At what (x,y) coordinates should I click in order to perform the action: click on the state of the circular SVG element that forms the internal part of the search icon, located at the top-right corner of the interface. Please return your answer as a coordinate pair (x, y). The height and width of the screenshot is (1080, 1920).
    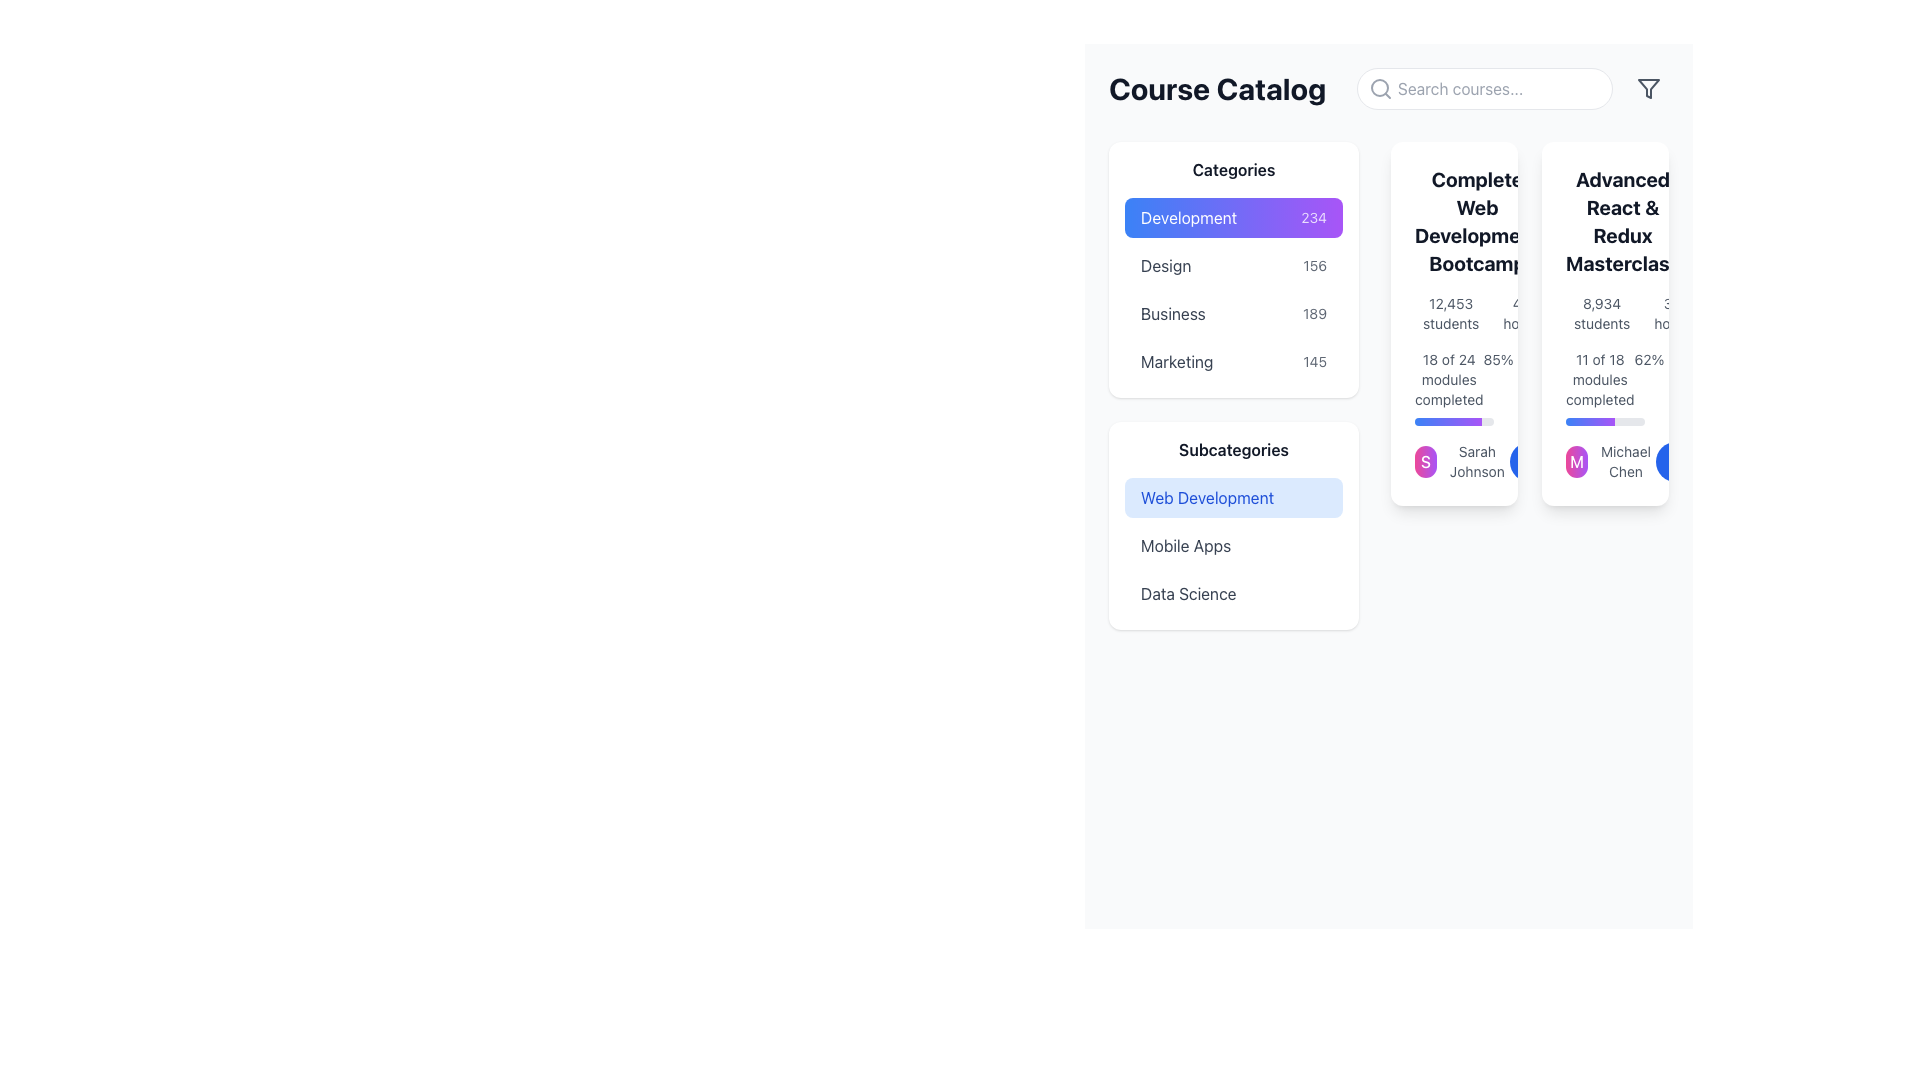
    Looking at the image, I should click on (1379, 87).